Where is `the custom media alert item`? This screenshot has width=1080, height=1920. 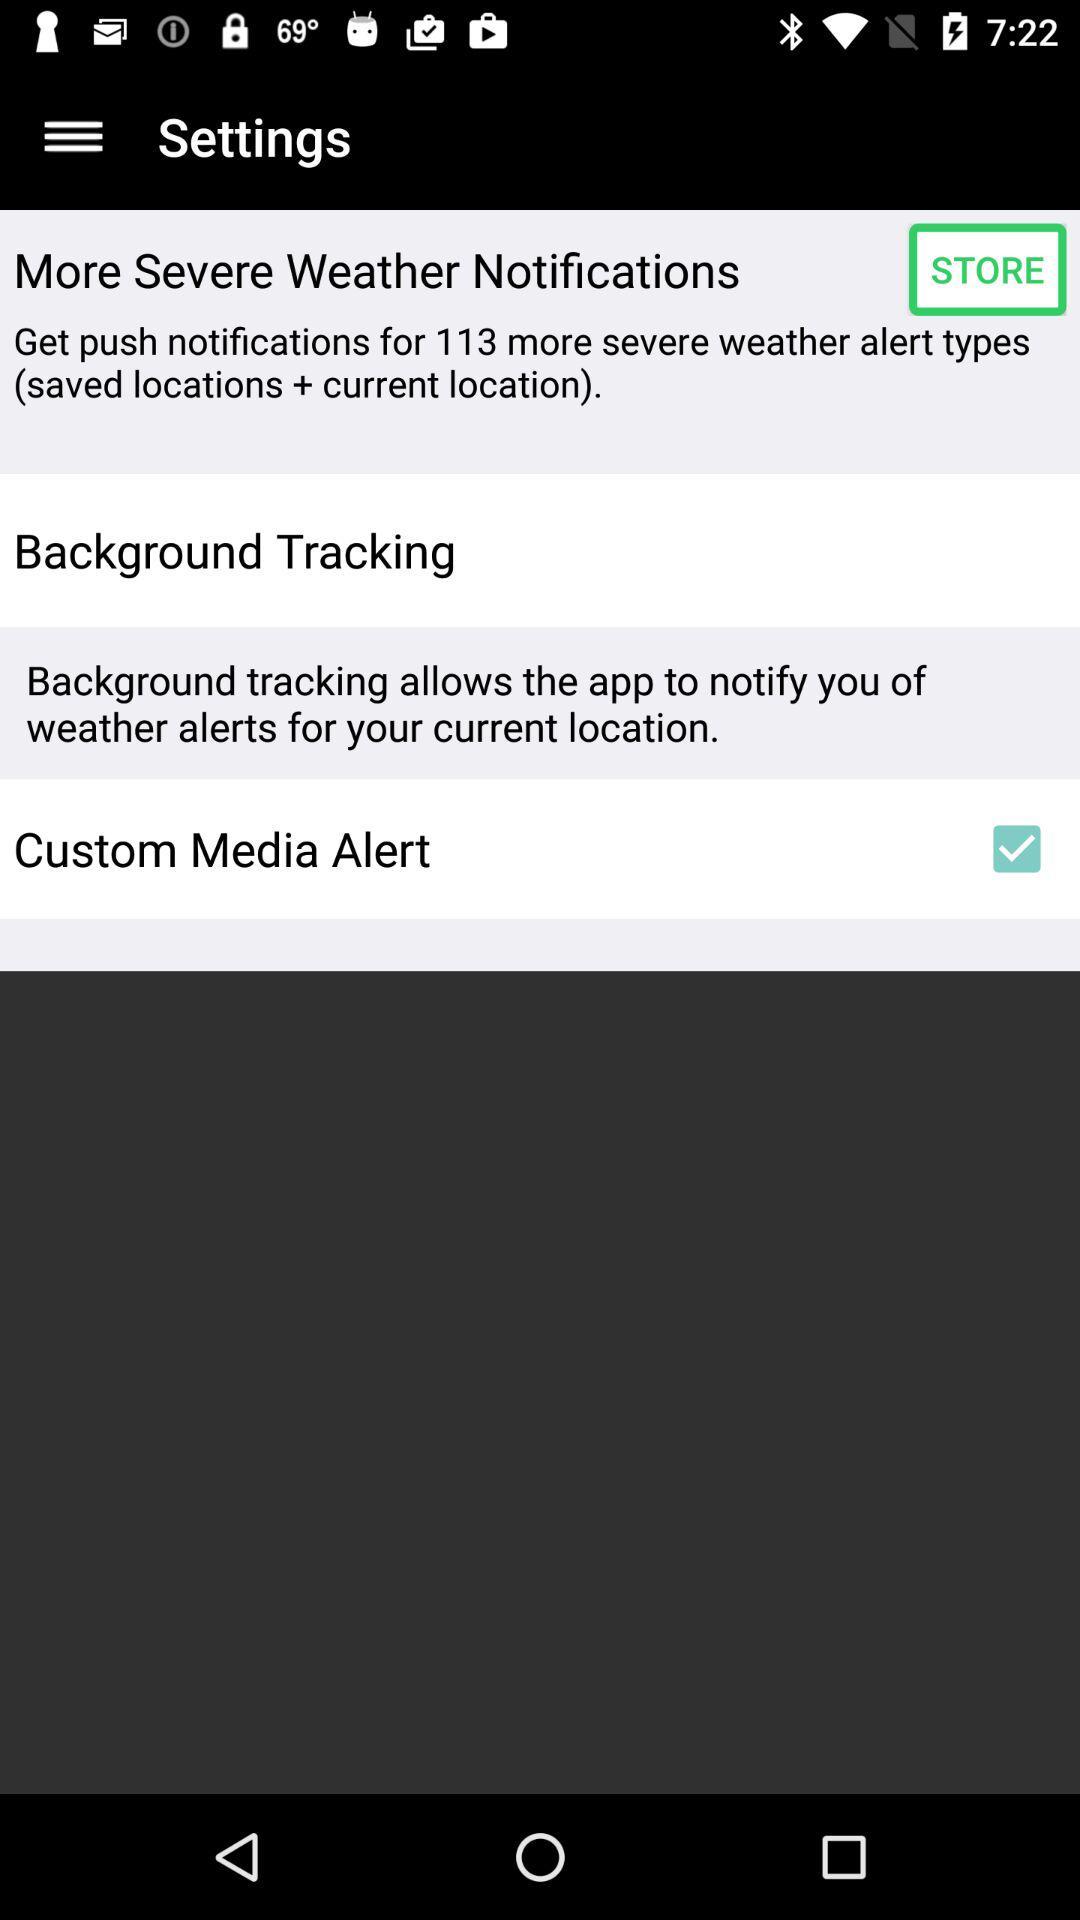 the custom media alert item is located at coordinates (483, 848).